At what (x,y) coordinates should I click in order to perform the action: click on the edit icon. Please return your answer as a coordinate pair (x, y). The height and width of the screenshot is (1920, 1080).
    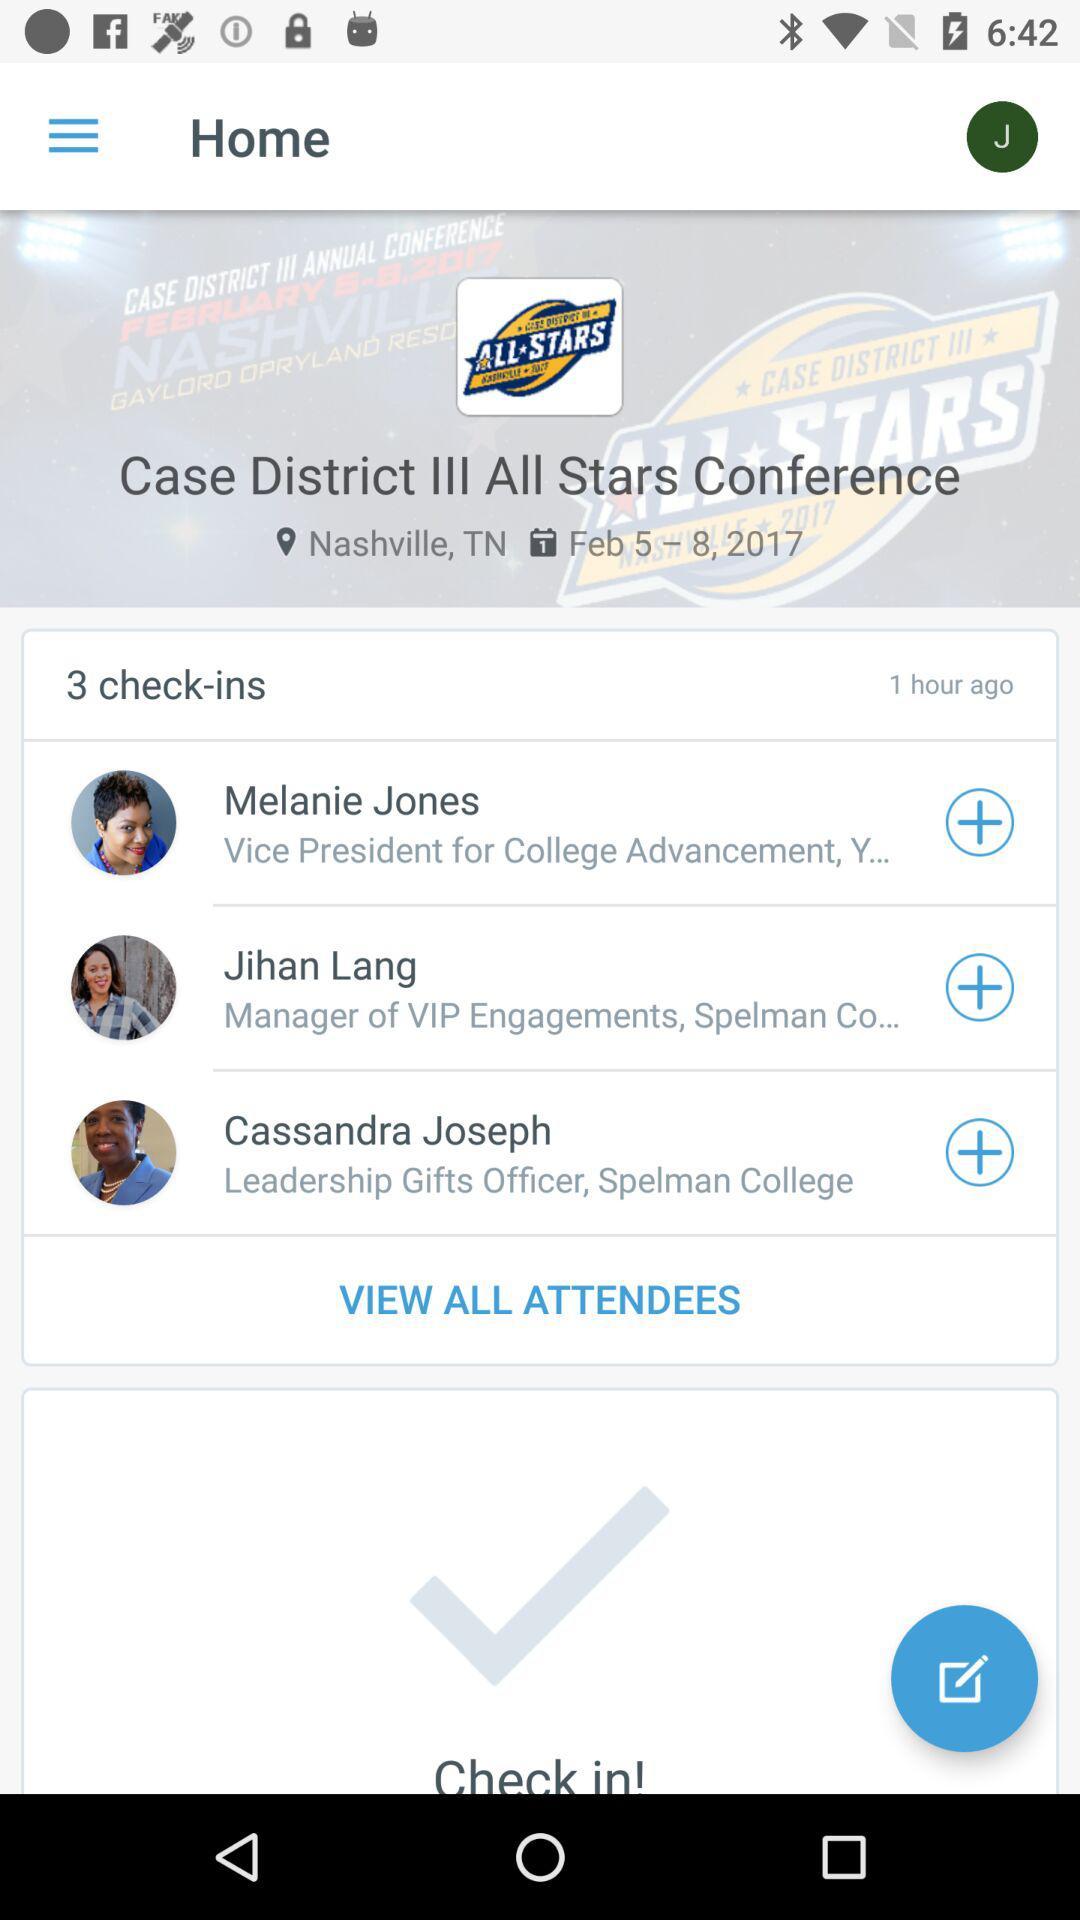
    Looking at the image, I should click on (963, 1678).